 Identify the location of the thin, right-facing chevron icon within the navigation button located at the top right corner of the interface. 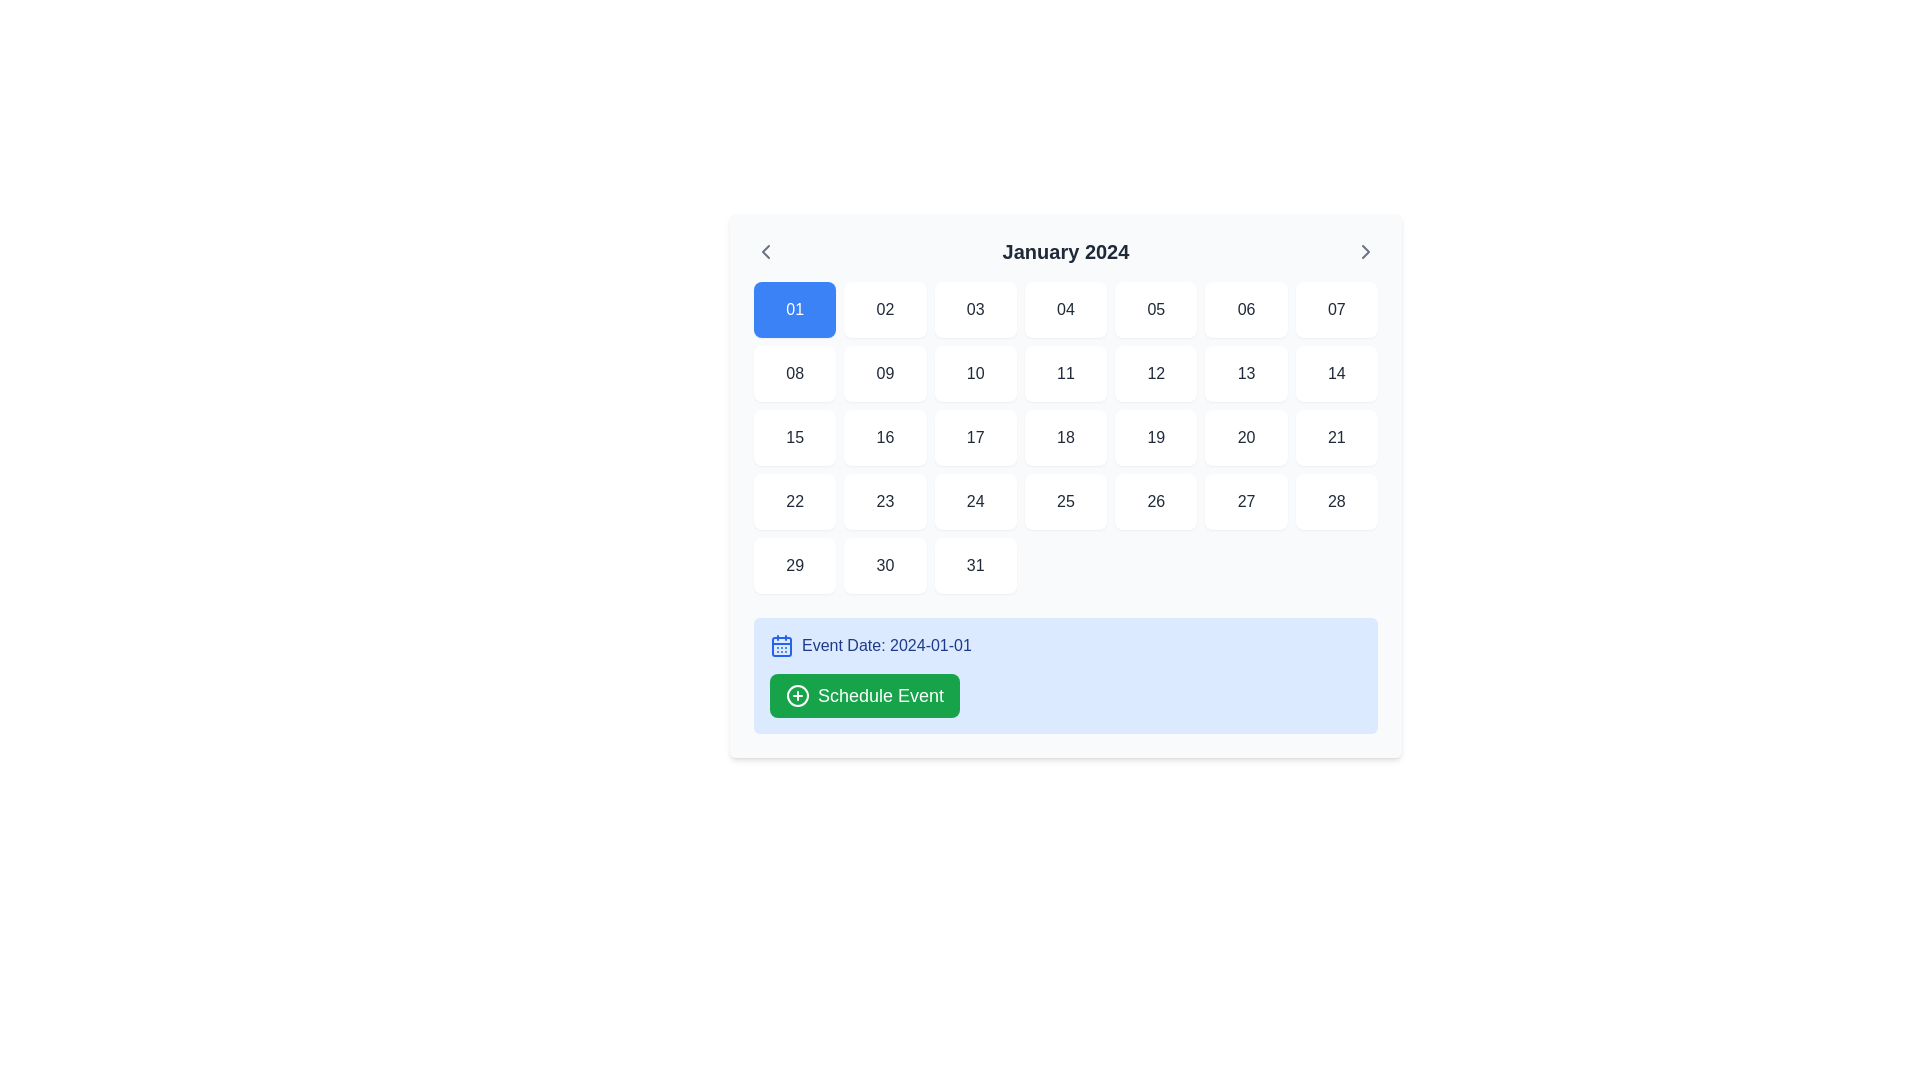
(1364, 250).